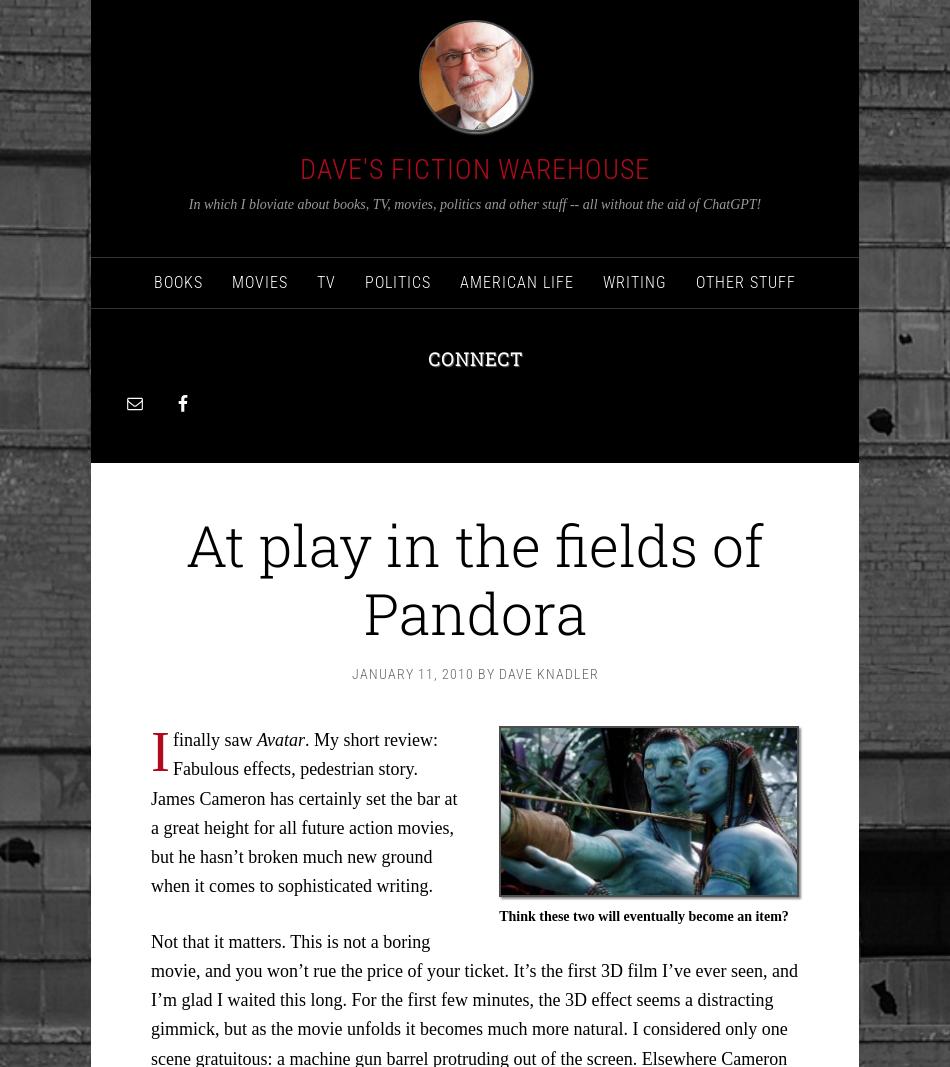 The height and width of the screenshot is (1067, 950). Describe the element at coordinates (475, 577) in the screenshot. I see `'At play in the fields of Pandora'` at that location.